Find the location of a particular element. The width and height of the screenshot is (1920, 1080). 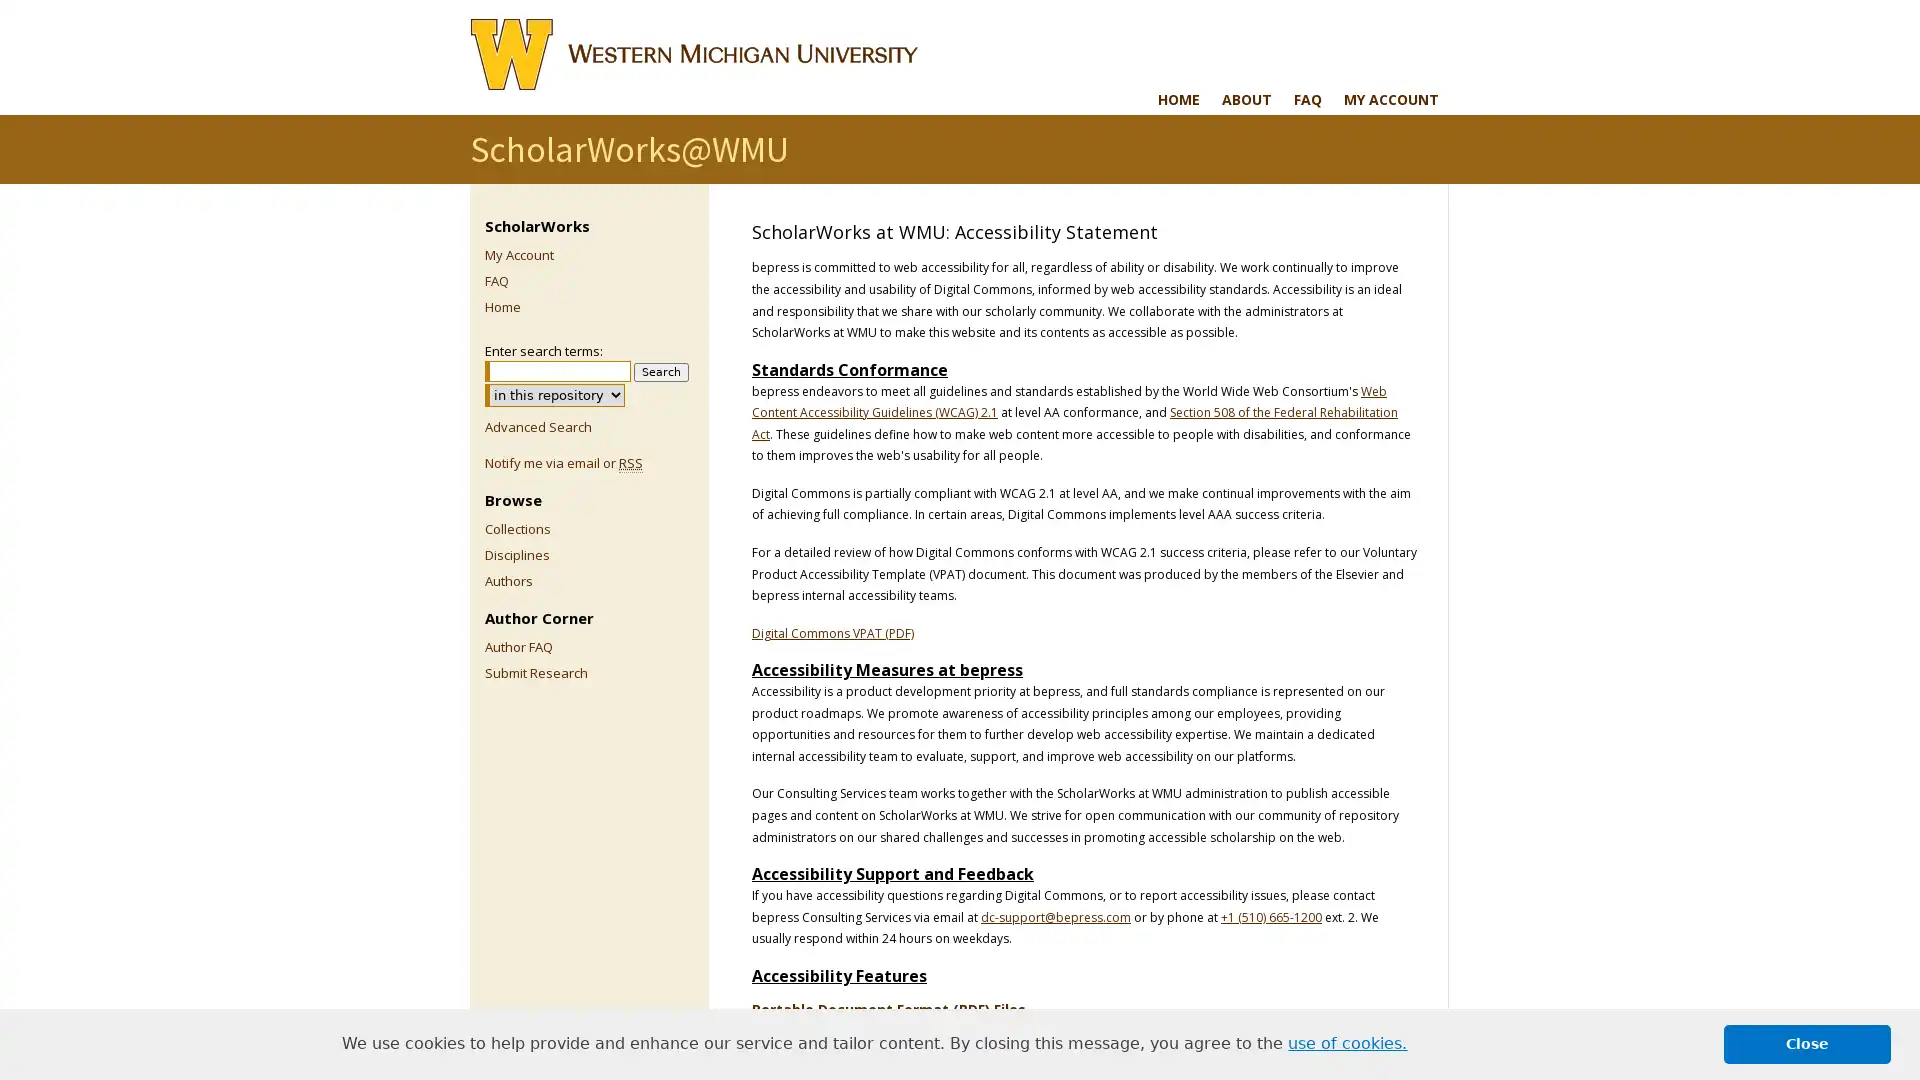

Search is located at coordinates (661, 372).